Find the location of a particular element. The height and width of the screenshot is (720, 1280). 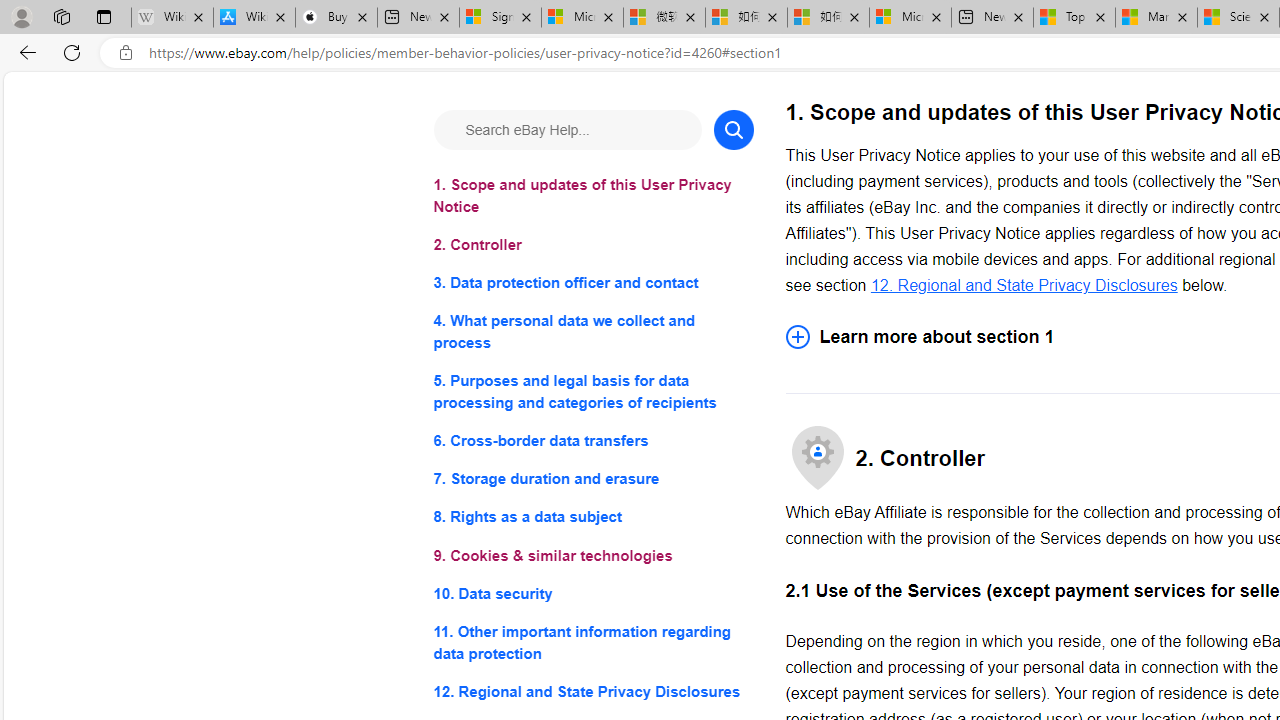

'10. Data security' is located at coordinates (592, 592).